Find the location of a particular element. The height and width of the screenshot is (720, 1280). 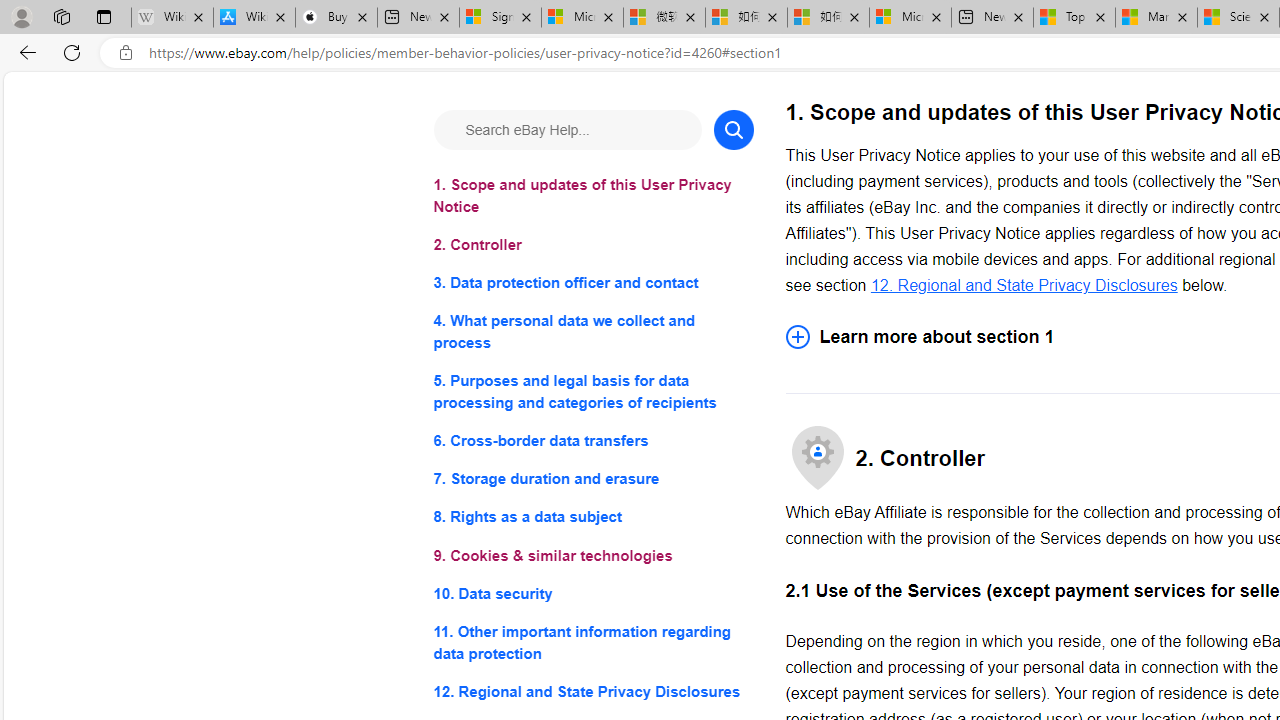

'10. Data security' is located at coordinates (592, 592).